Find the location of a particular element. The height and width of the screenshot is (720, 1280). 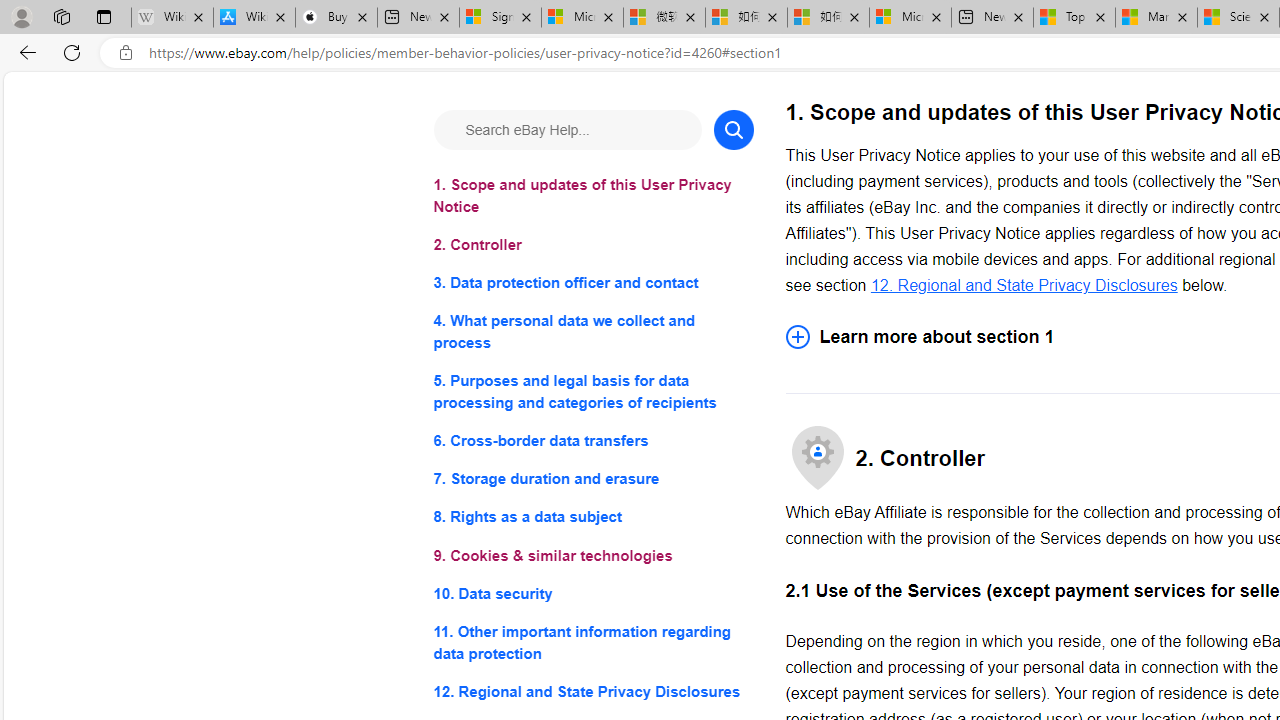

'10. Data security' is located at coordinates (592, 592).